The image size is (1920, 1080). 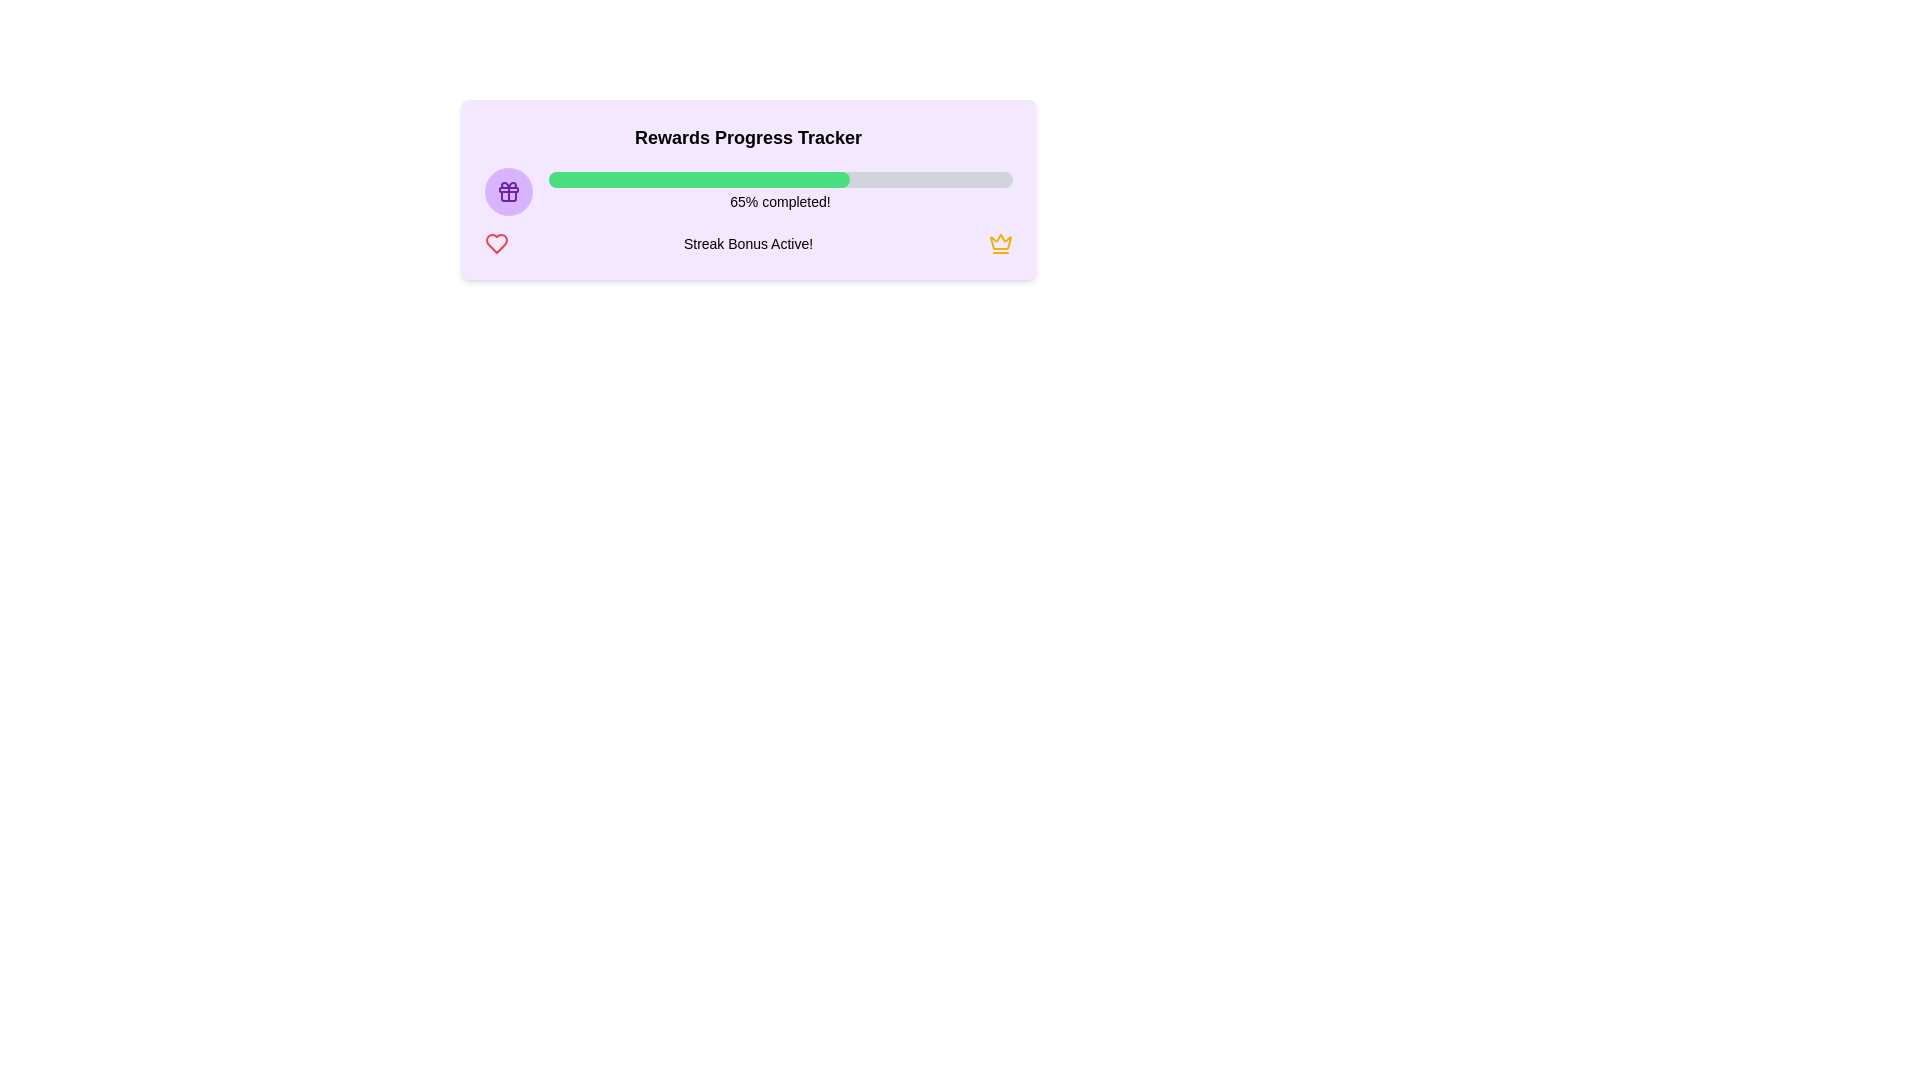 I want to click on the Decorative SVG shape, which is a rectangular element with rounded edges and a purple fill, positioned horizontally as part of a gift icon, so click(x=508, y=189).